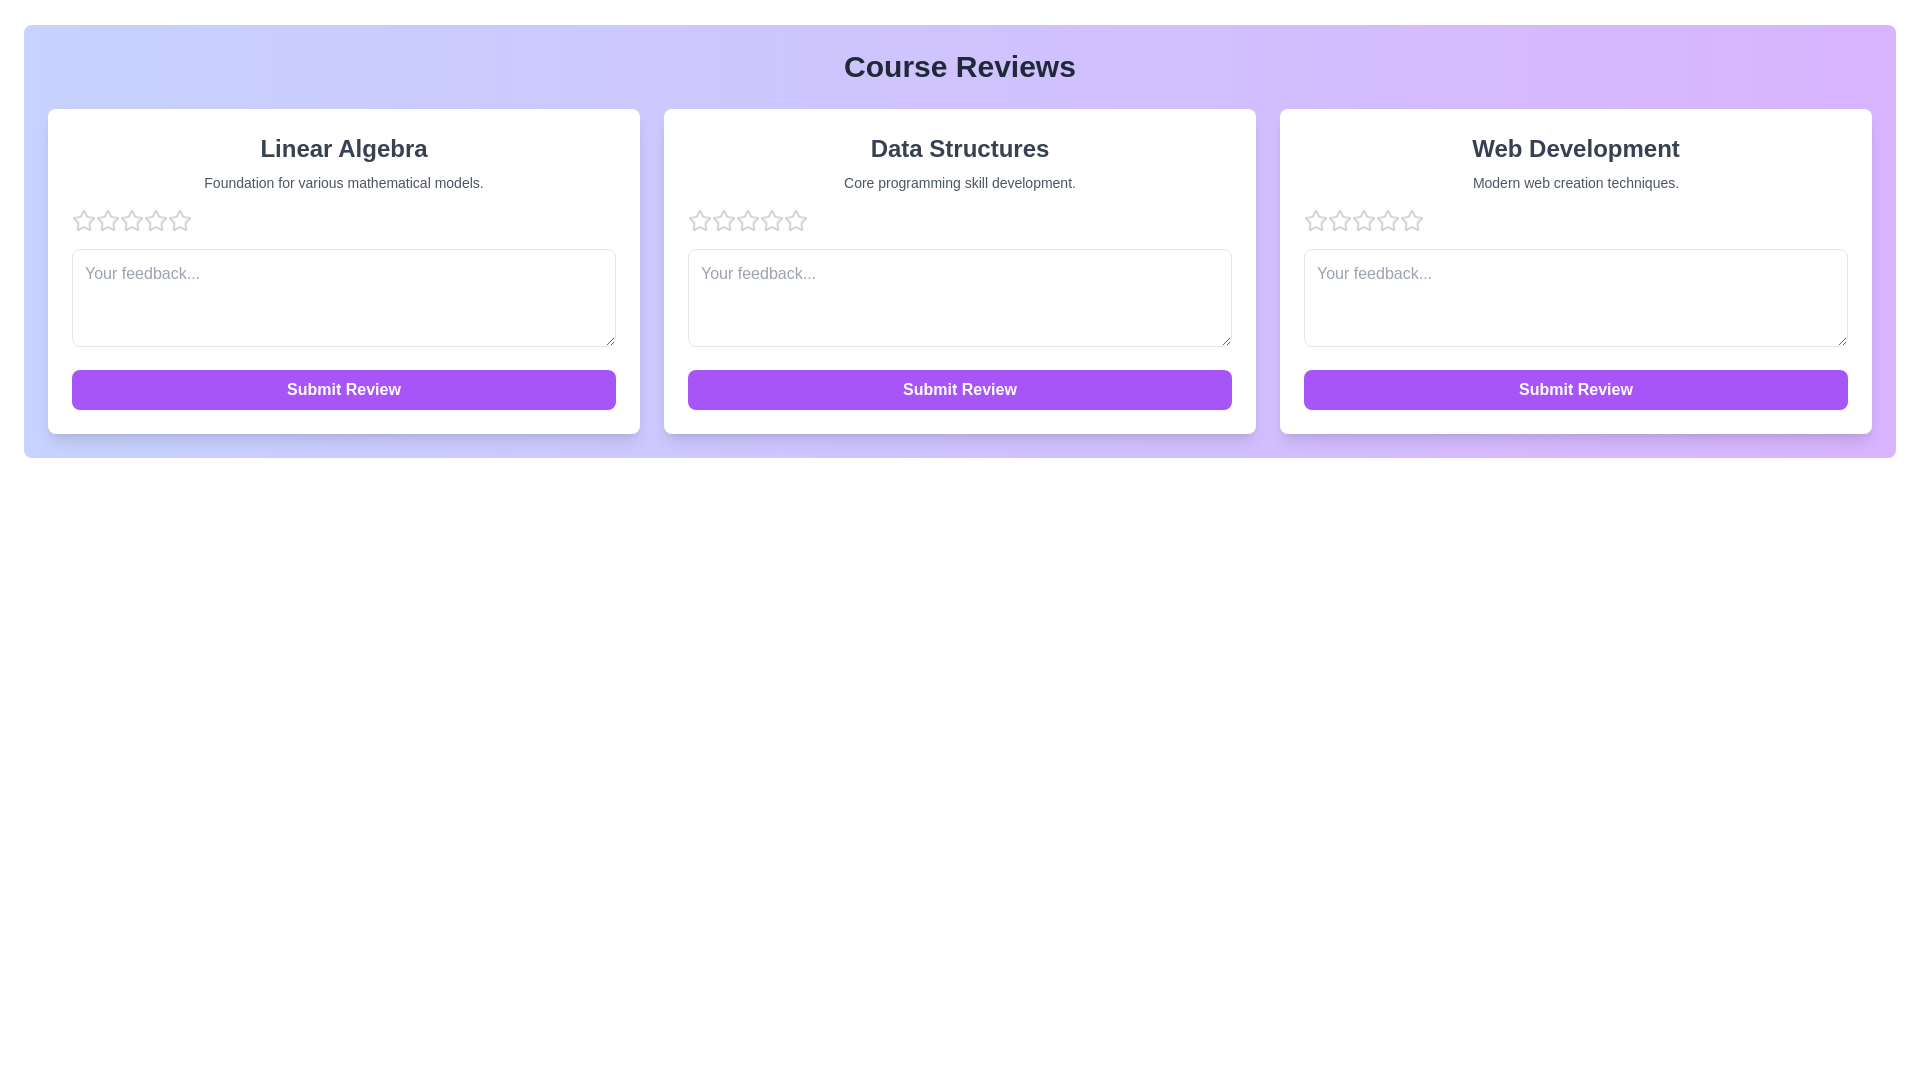 The image size is (1920, 1080). What do you see at coordinates (344, 389) in the screenshot?
I see `the 'Submit Review' button for the selected course` at bounding box center [344, 389].